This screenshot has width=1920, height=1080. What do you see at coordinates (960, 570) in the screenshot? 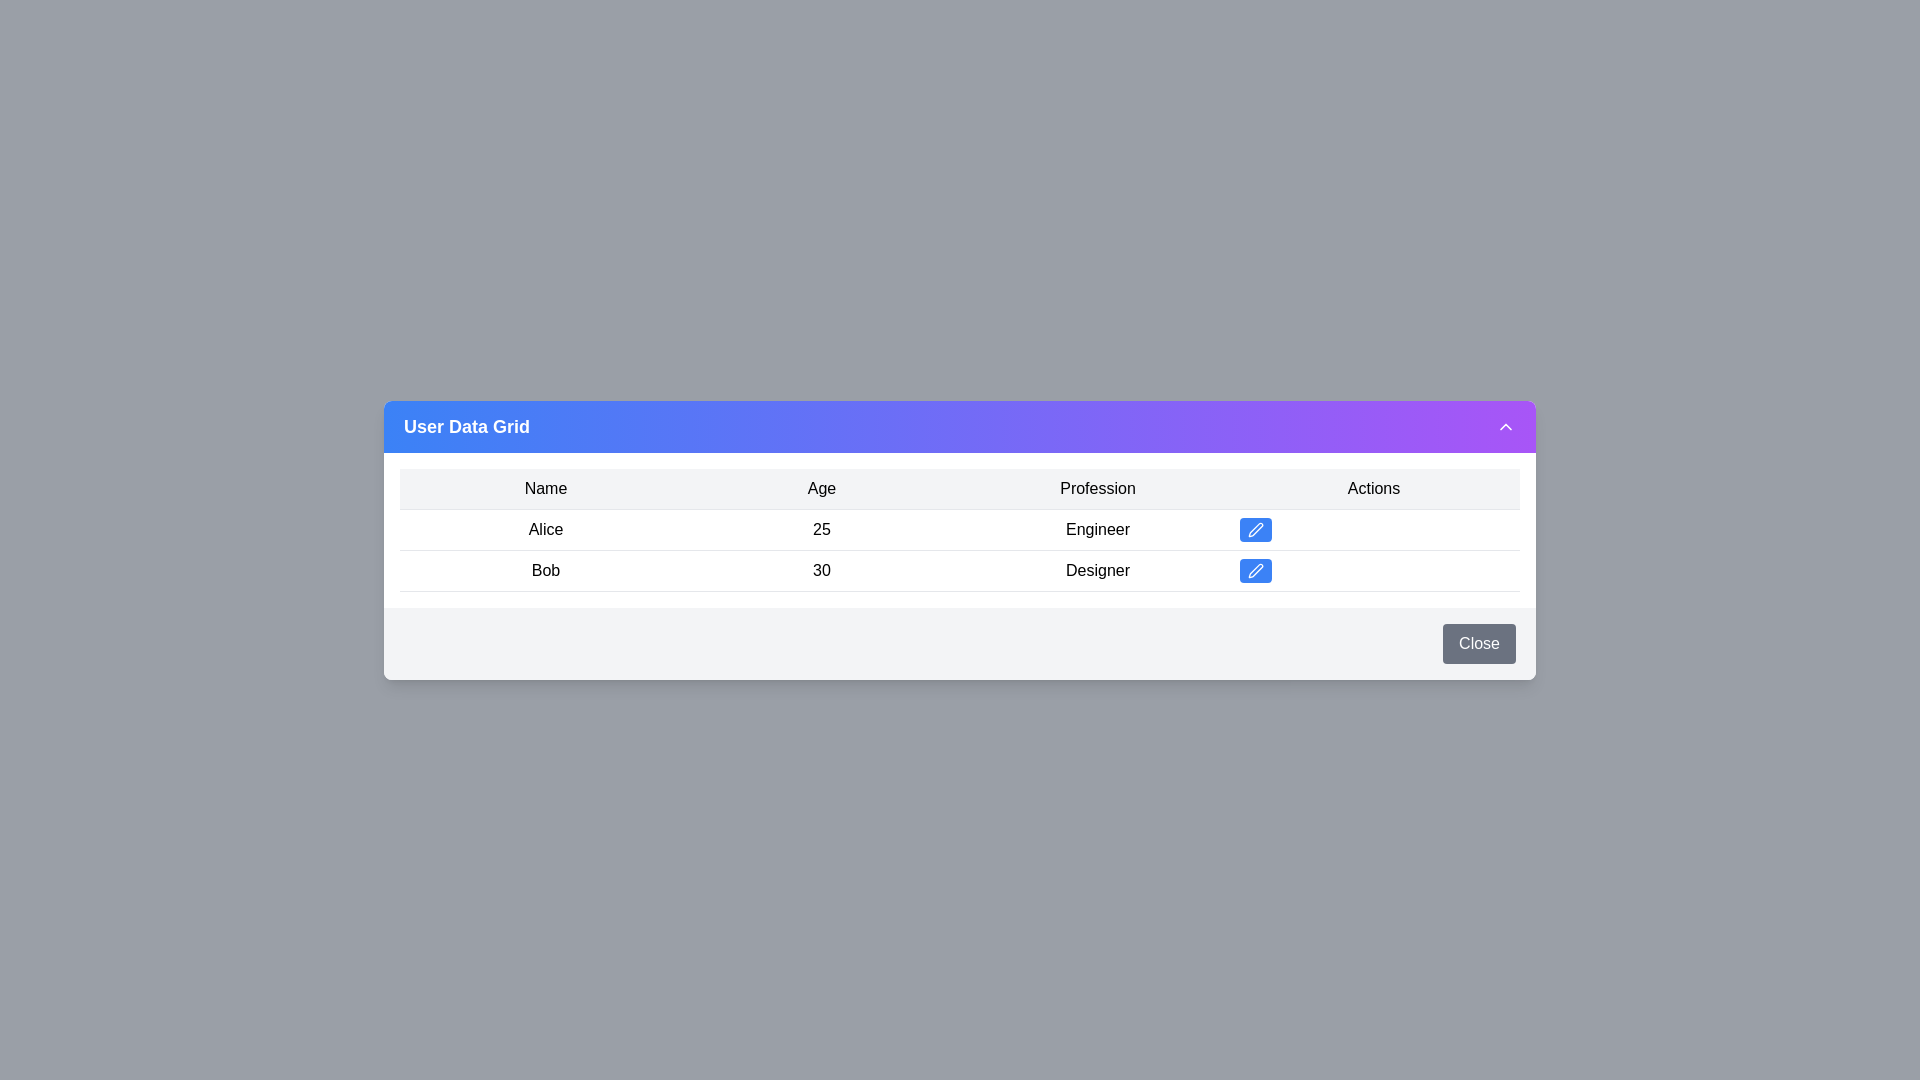
I see `the individual cells of the second table row displaying 'Bob', '30', and 'Designer'` at bounding box center [960, 570].